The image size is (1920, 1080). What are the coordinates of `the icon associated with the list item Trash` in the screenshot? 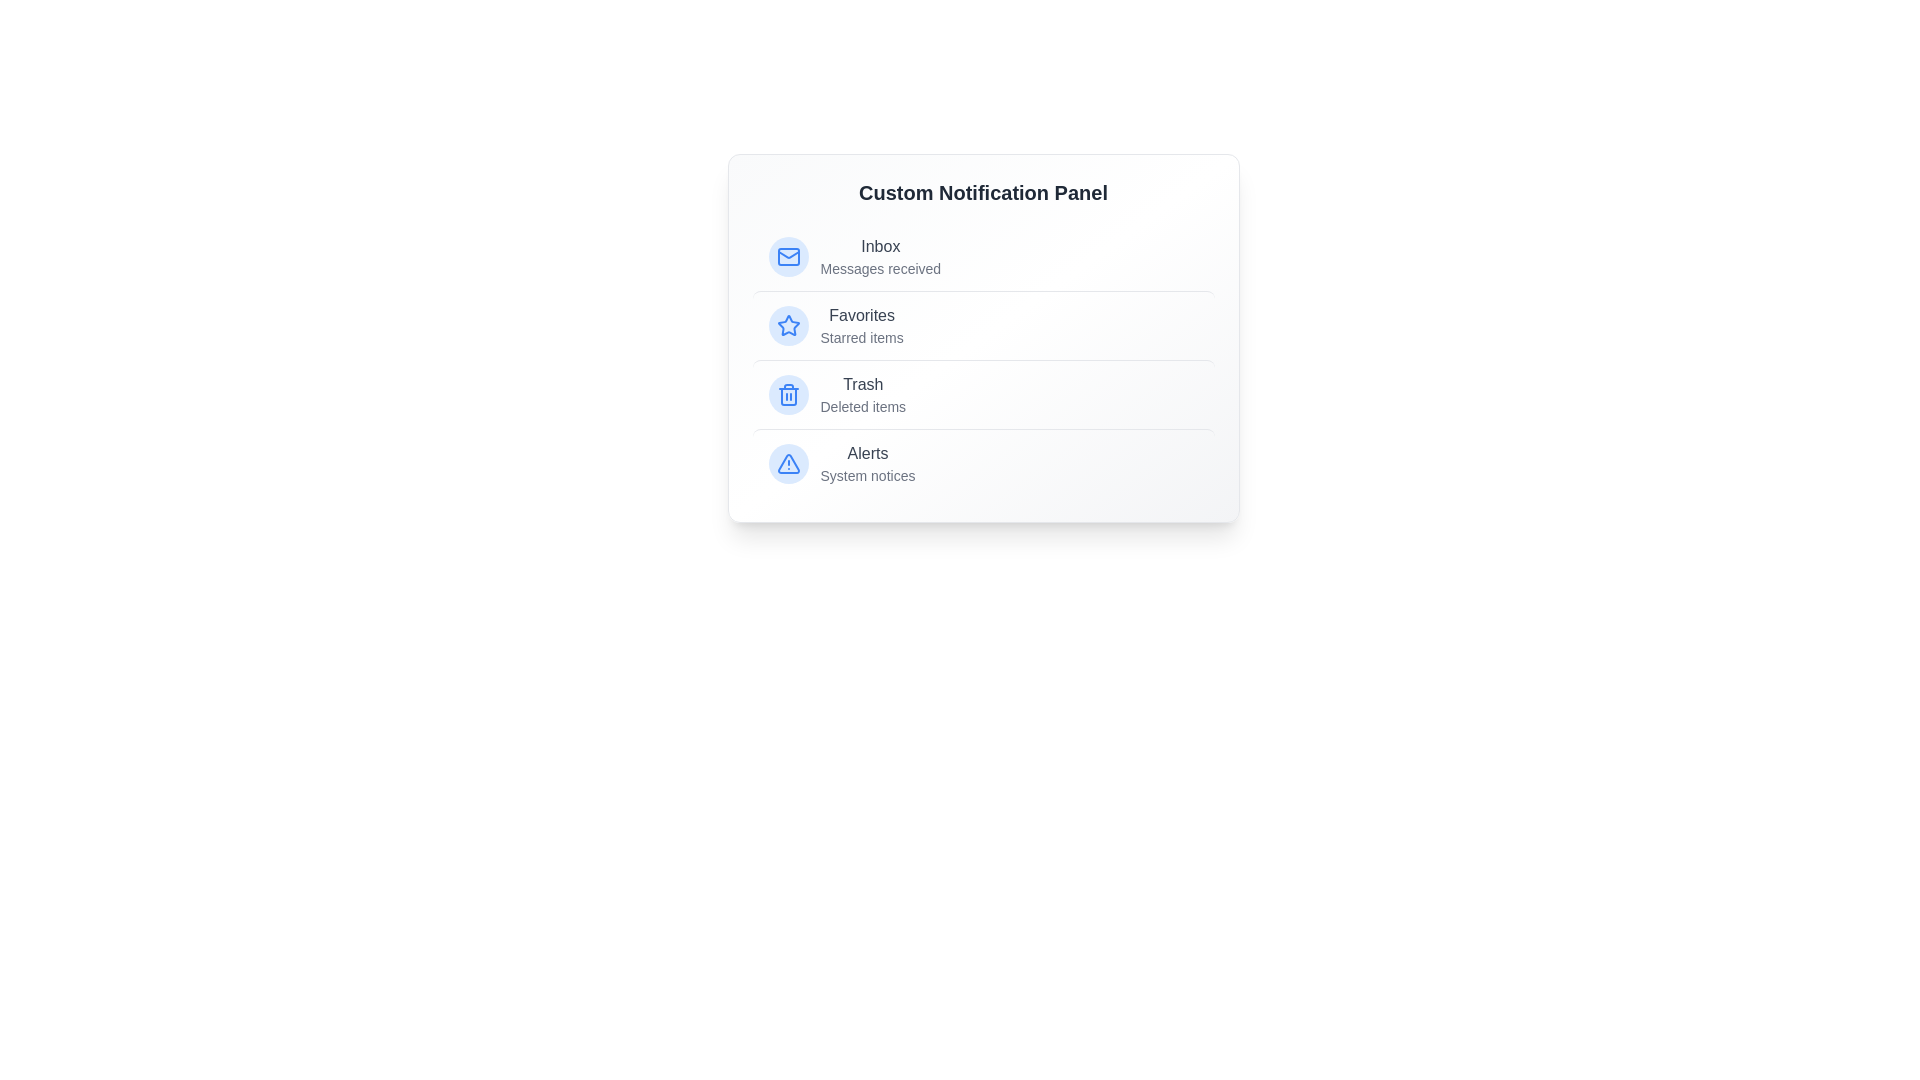 It's located at (787, 394).